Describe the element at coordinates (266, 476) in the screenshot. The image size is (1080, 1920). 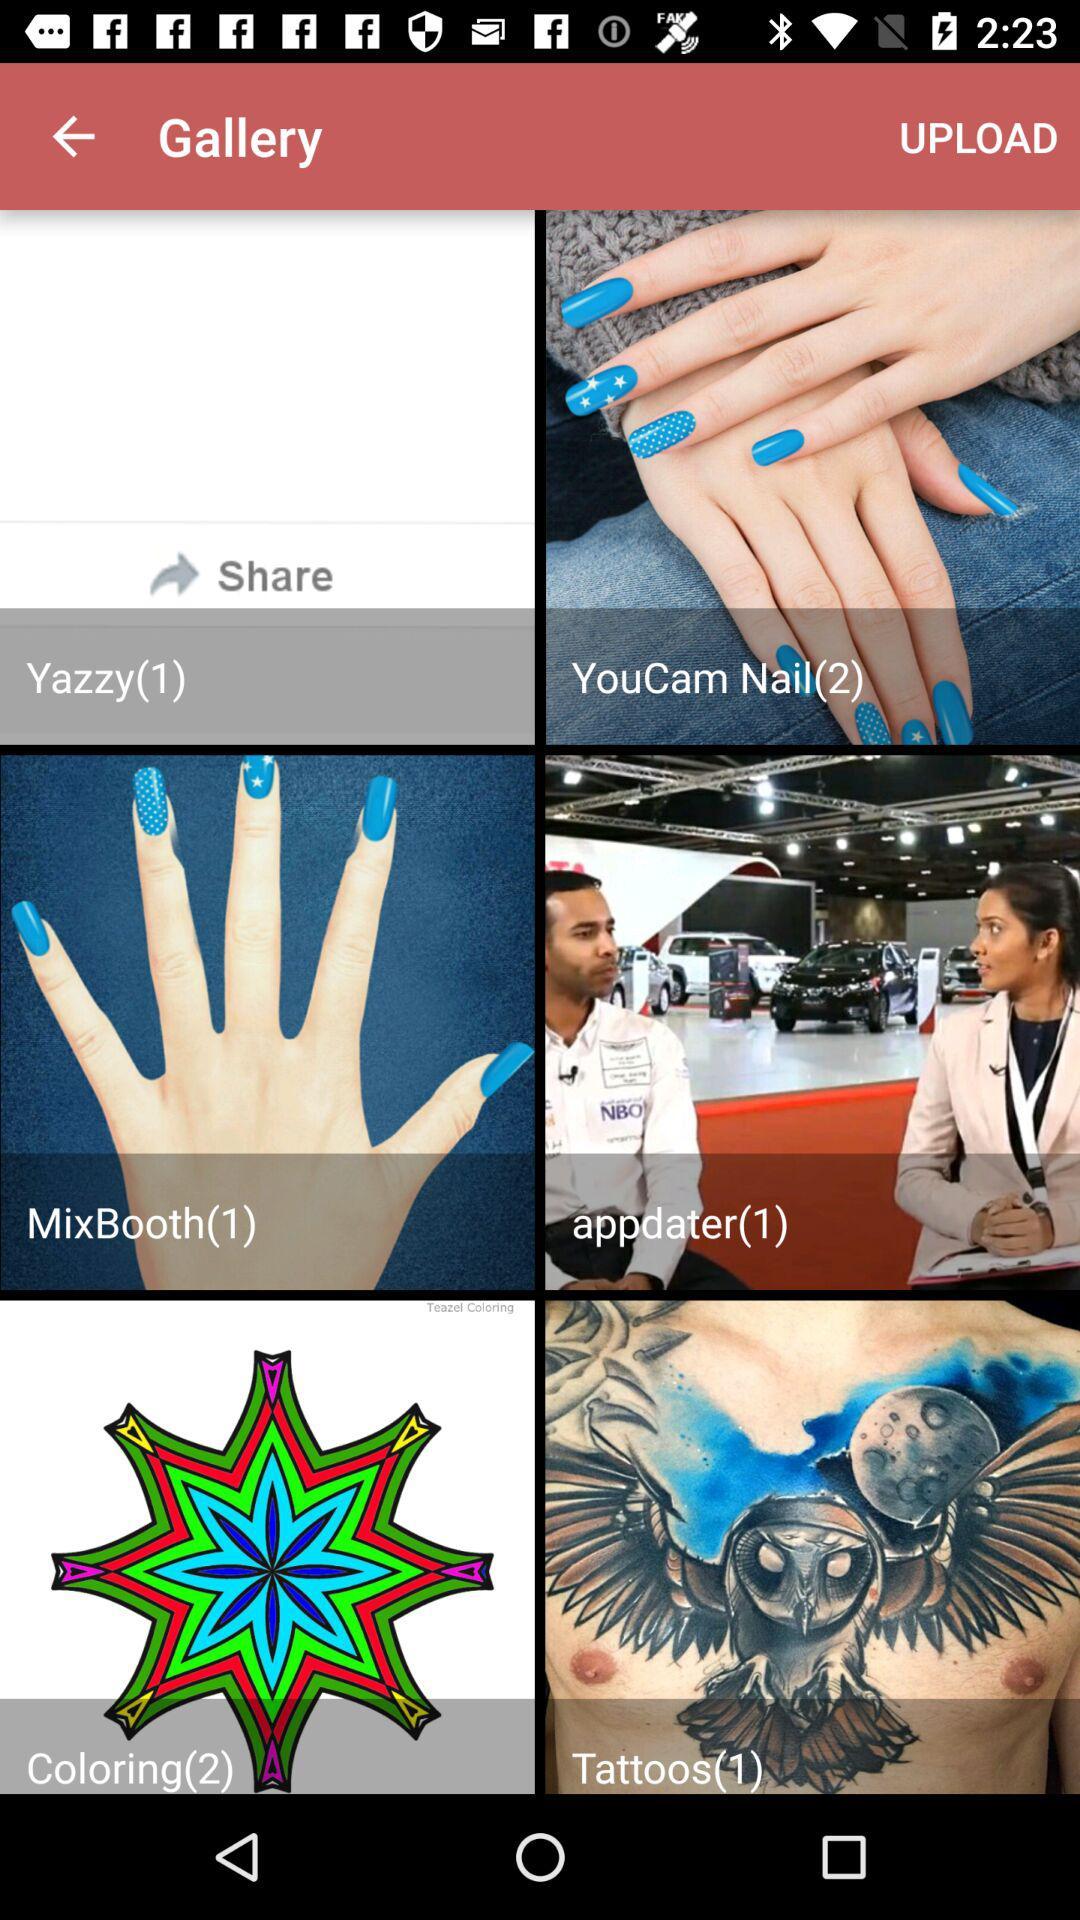
I see `album` at that location.